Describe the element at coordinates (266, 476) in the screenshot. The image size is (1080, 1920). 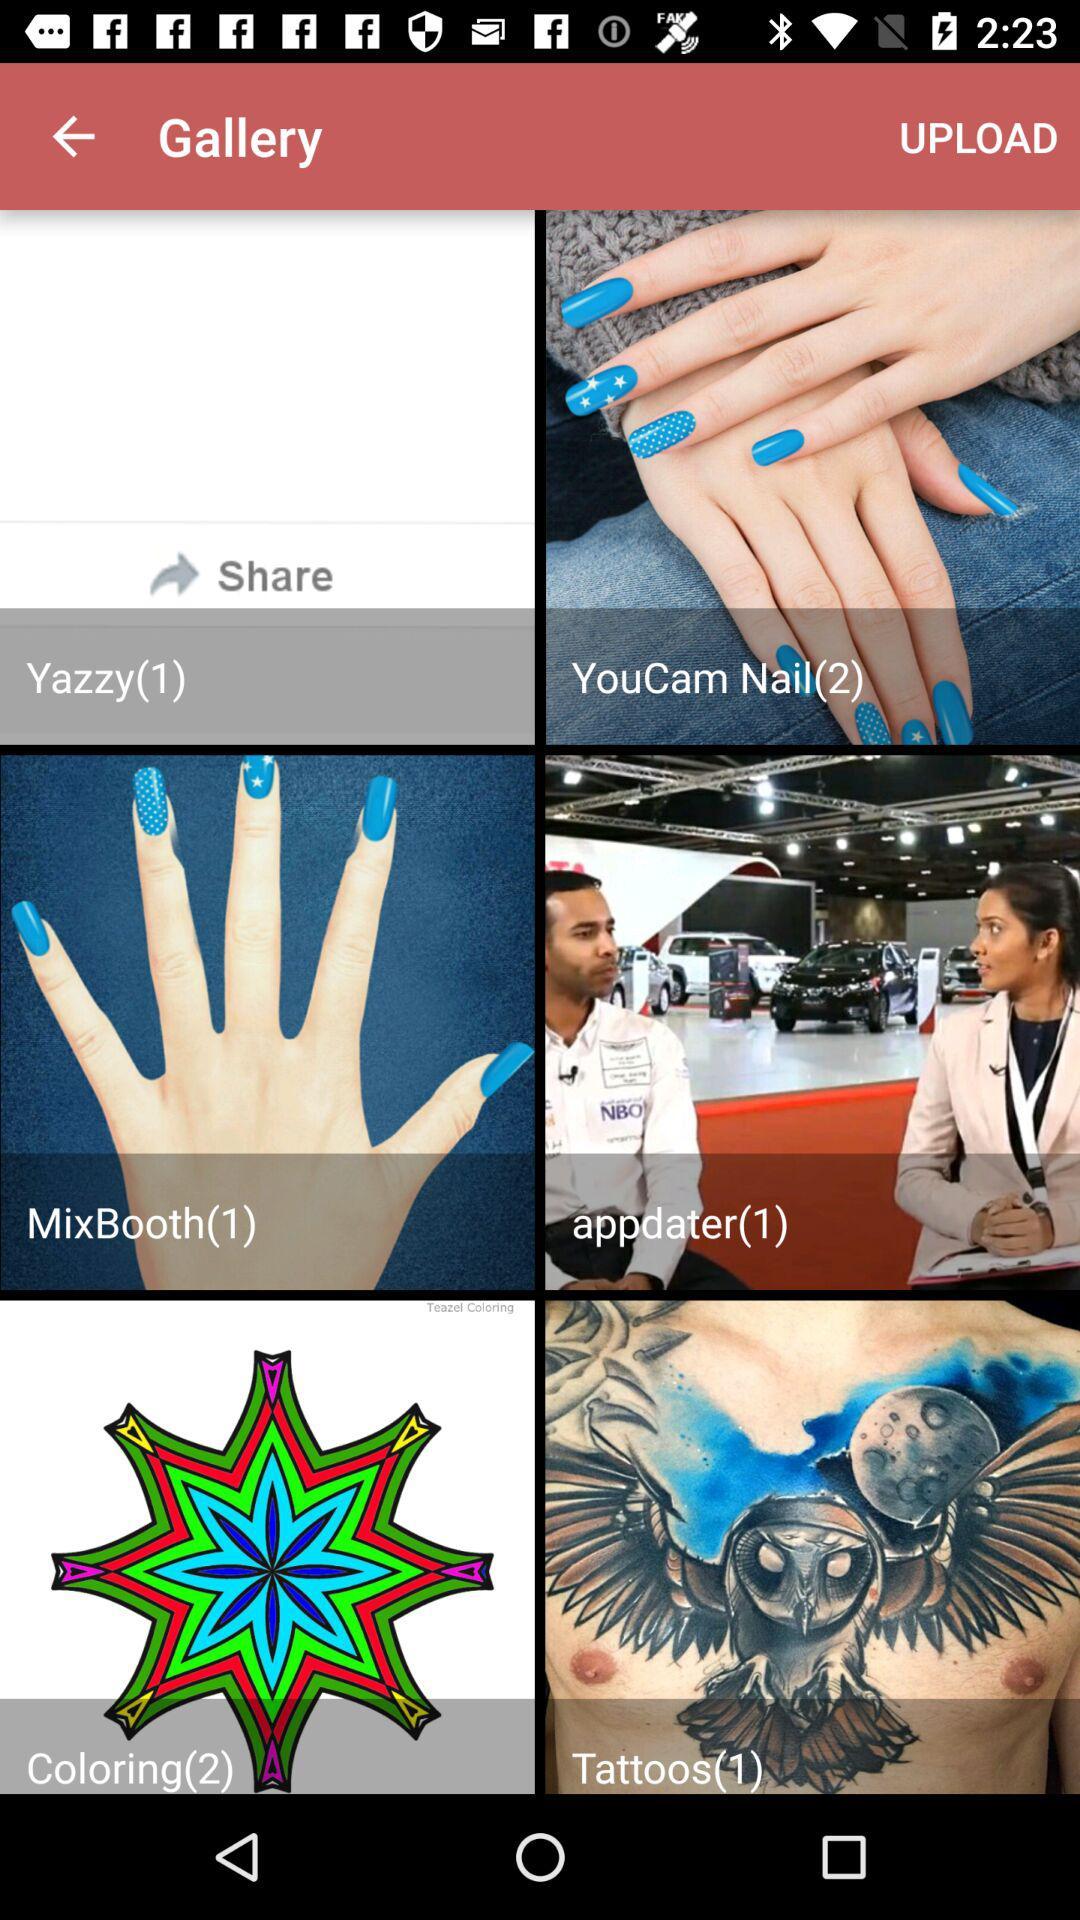
I see `album` at that location.